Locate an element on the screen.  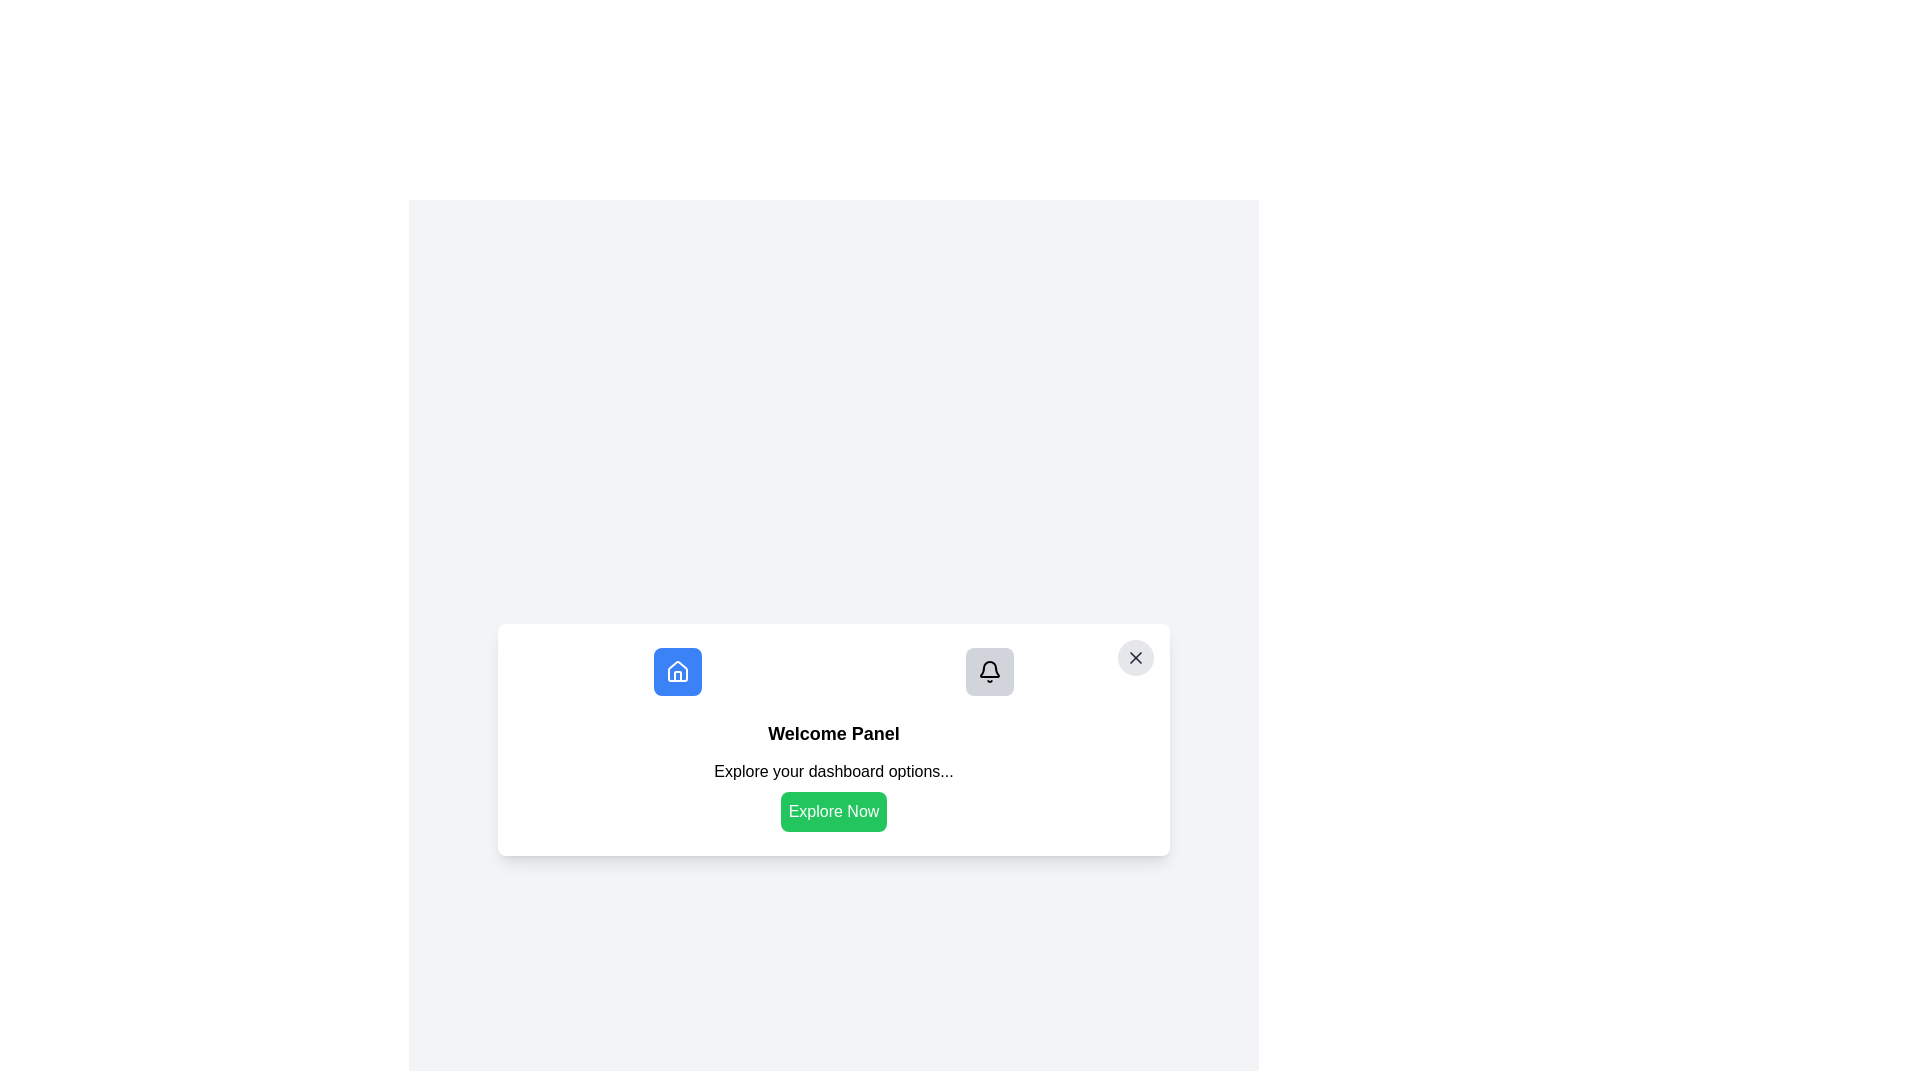
the home icon located at the top left side of the panel is located at coordinates (677, 671).